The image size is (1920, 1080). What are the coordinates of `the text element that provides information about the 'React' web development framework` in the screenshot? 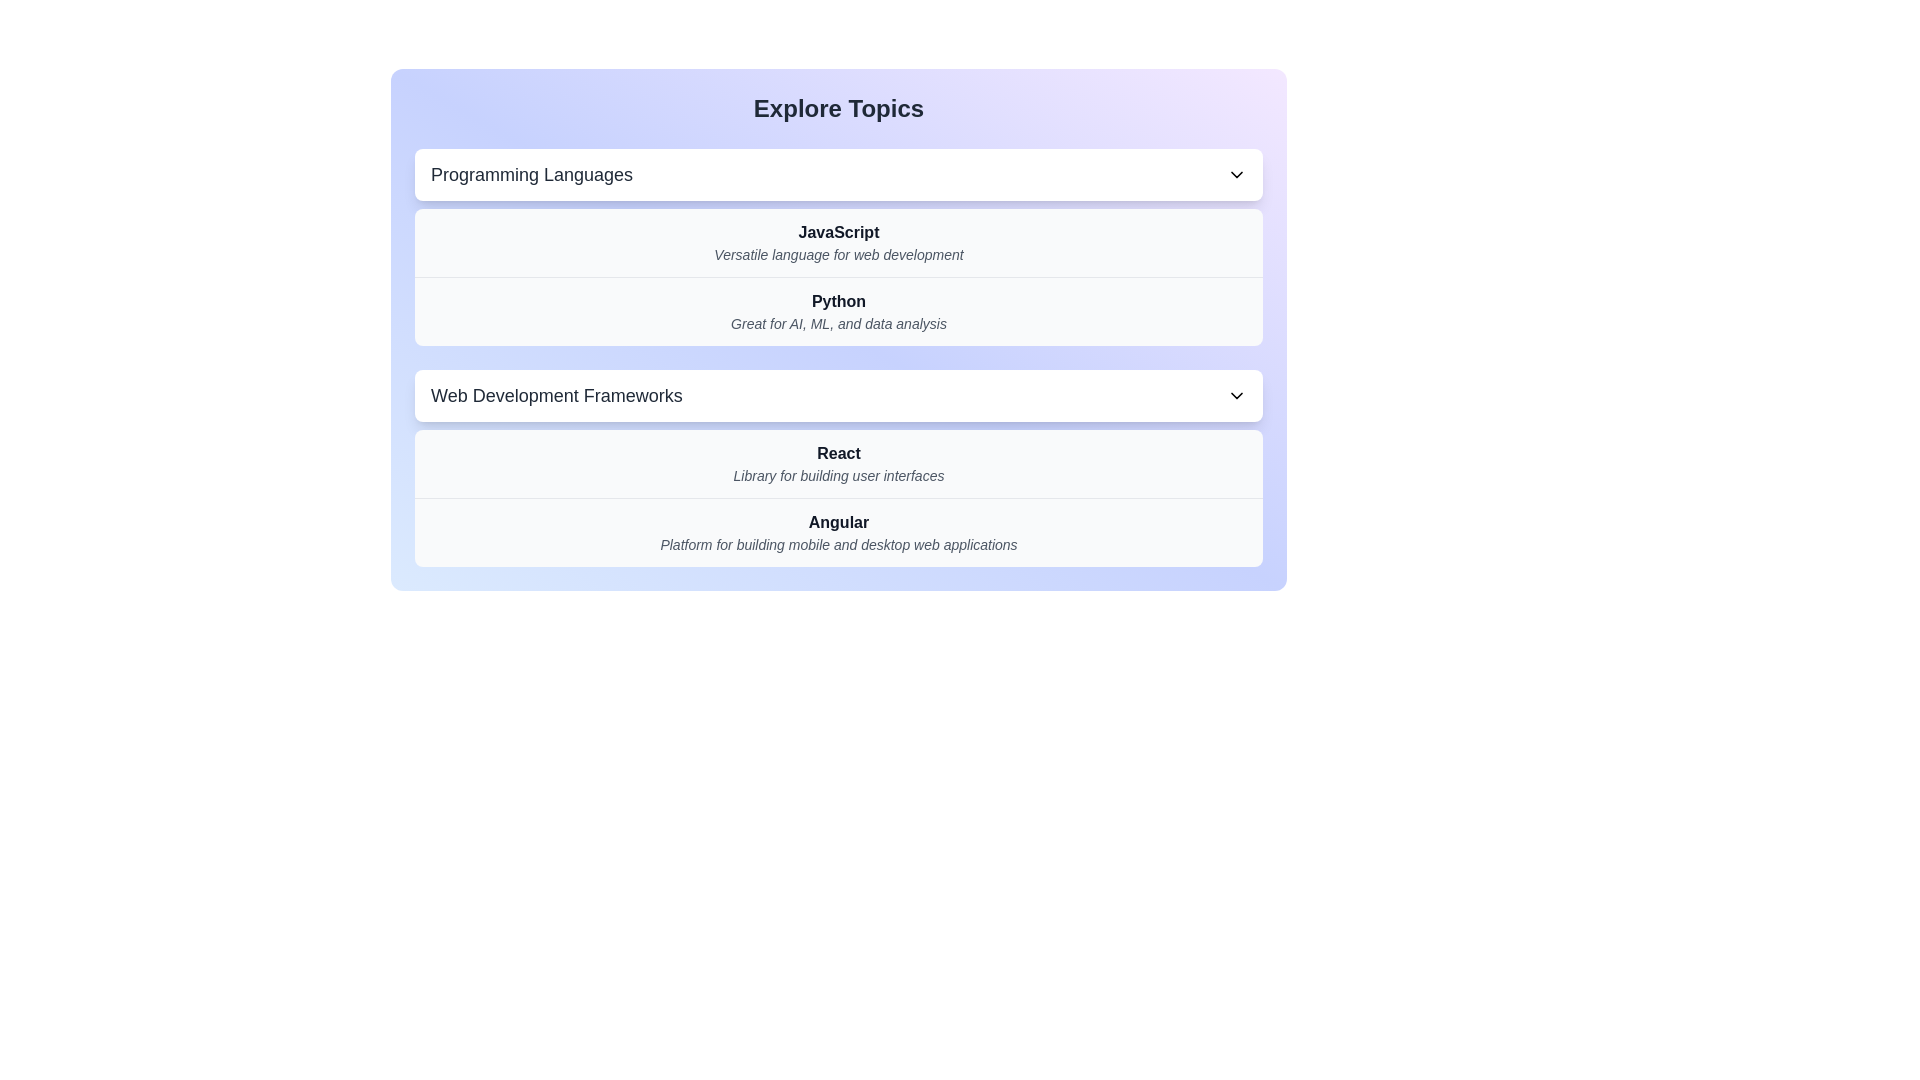 It's located at (839, 463).